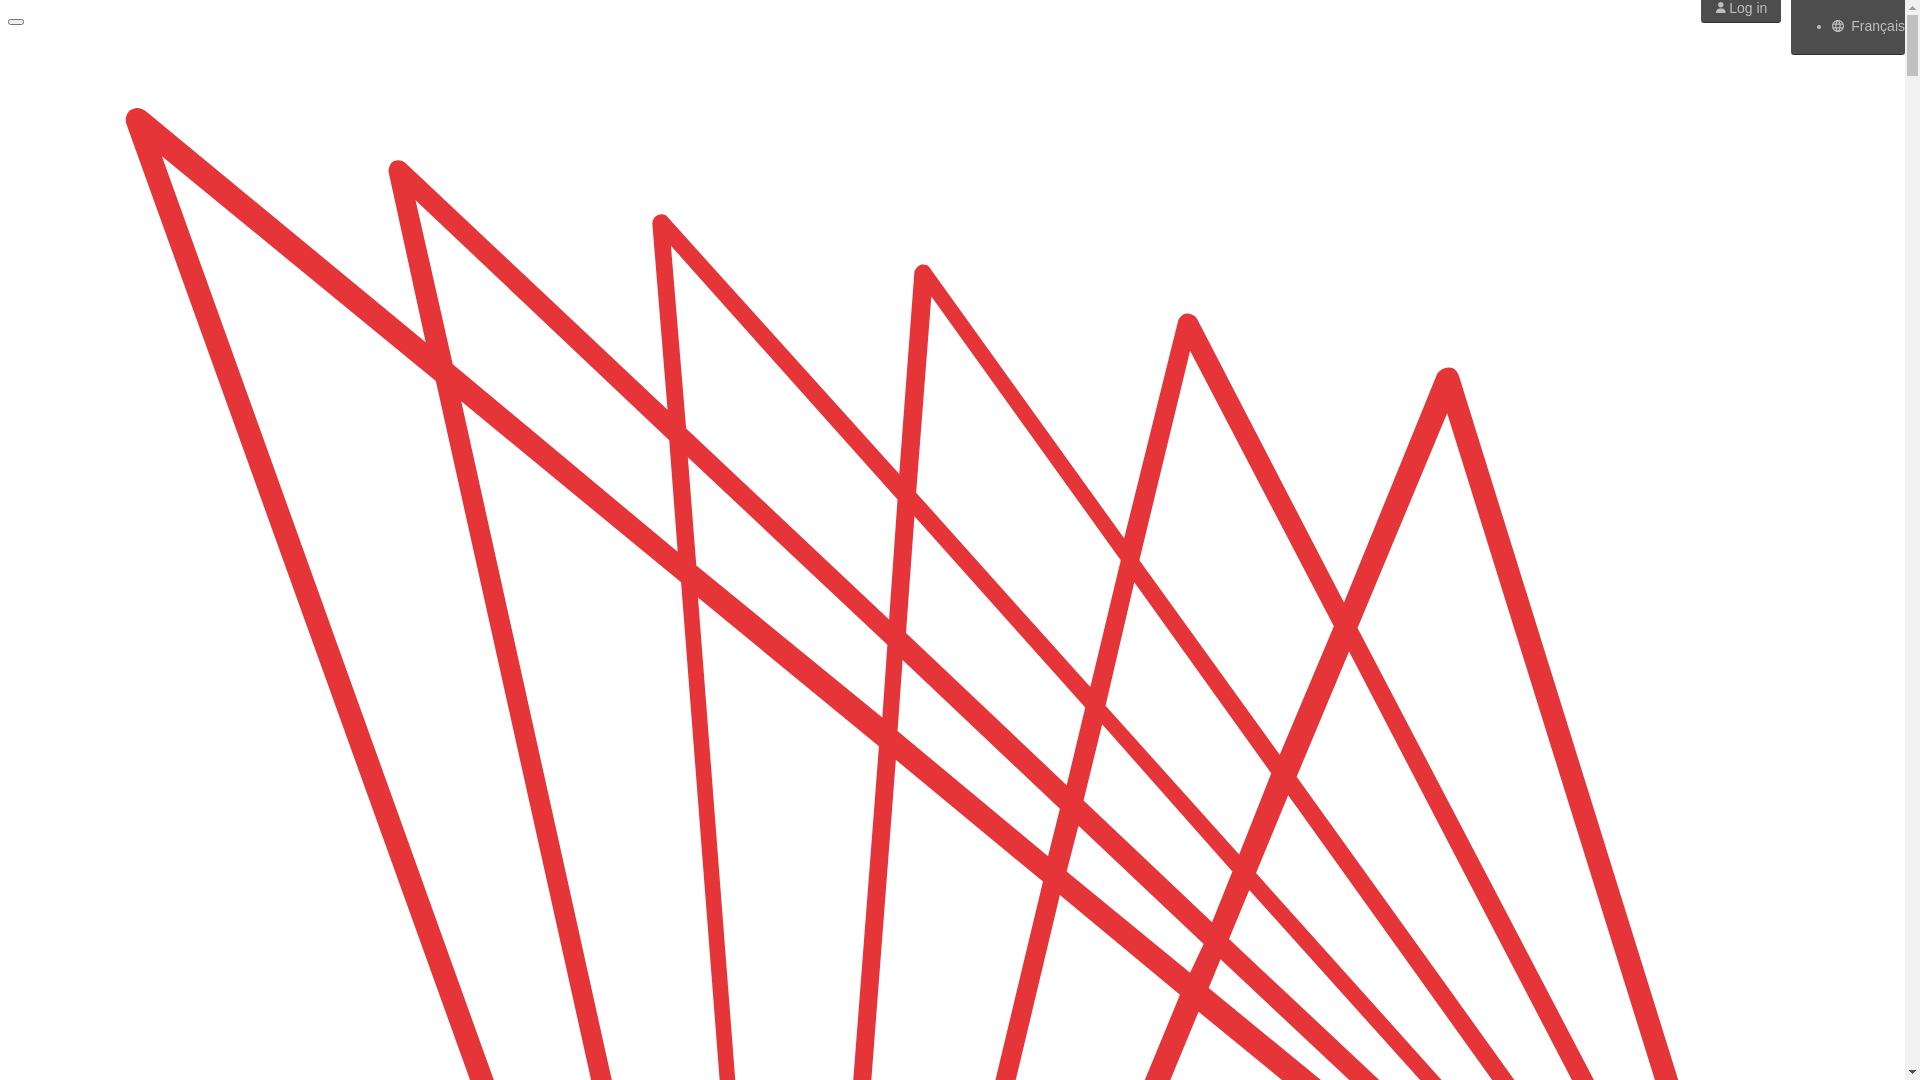  What do you see at coordinates (1740, 7) in the screenshot?
I see `'Log in'` at bounding box center [1740, 7].